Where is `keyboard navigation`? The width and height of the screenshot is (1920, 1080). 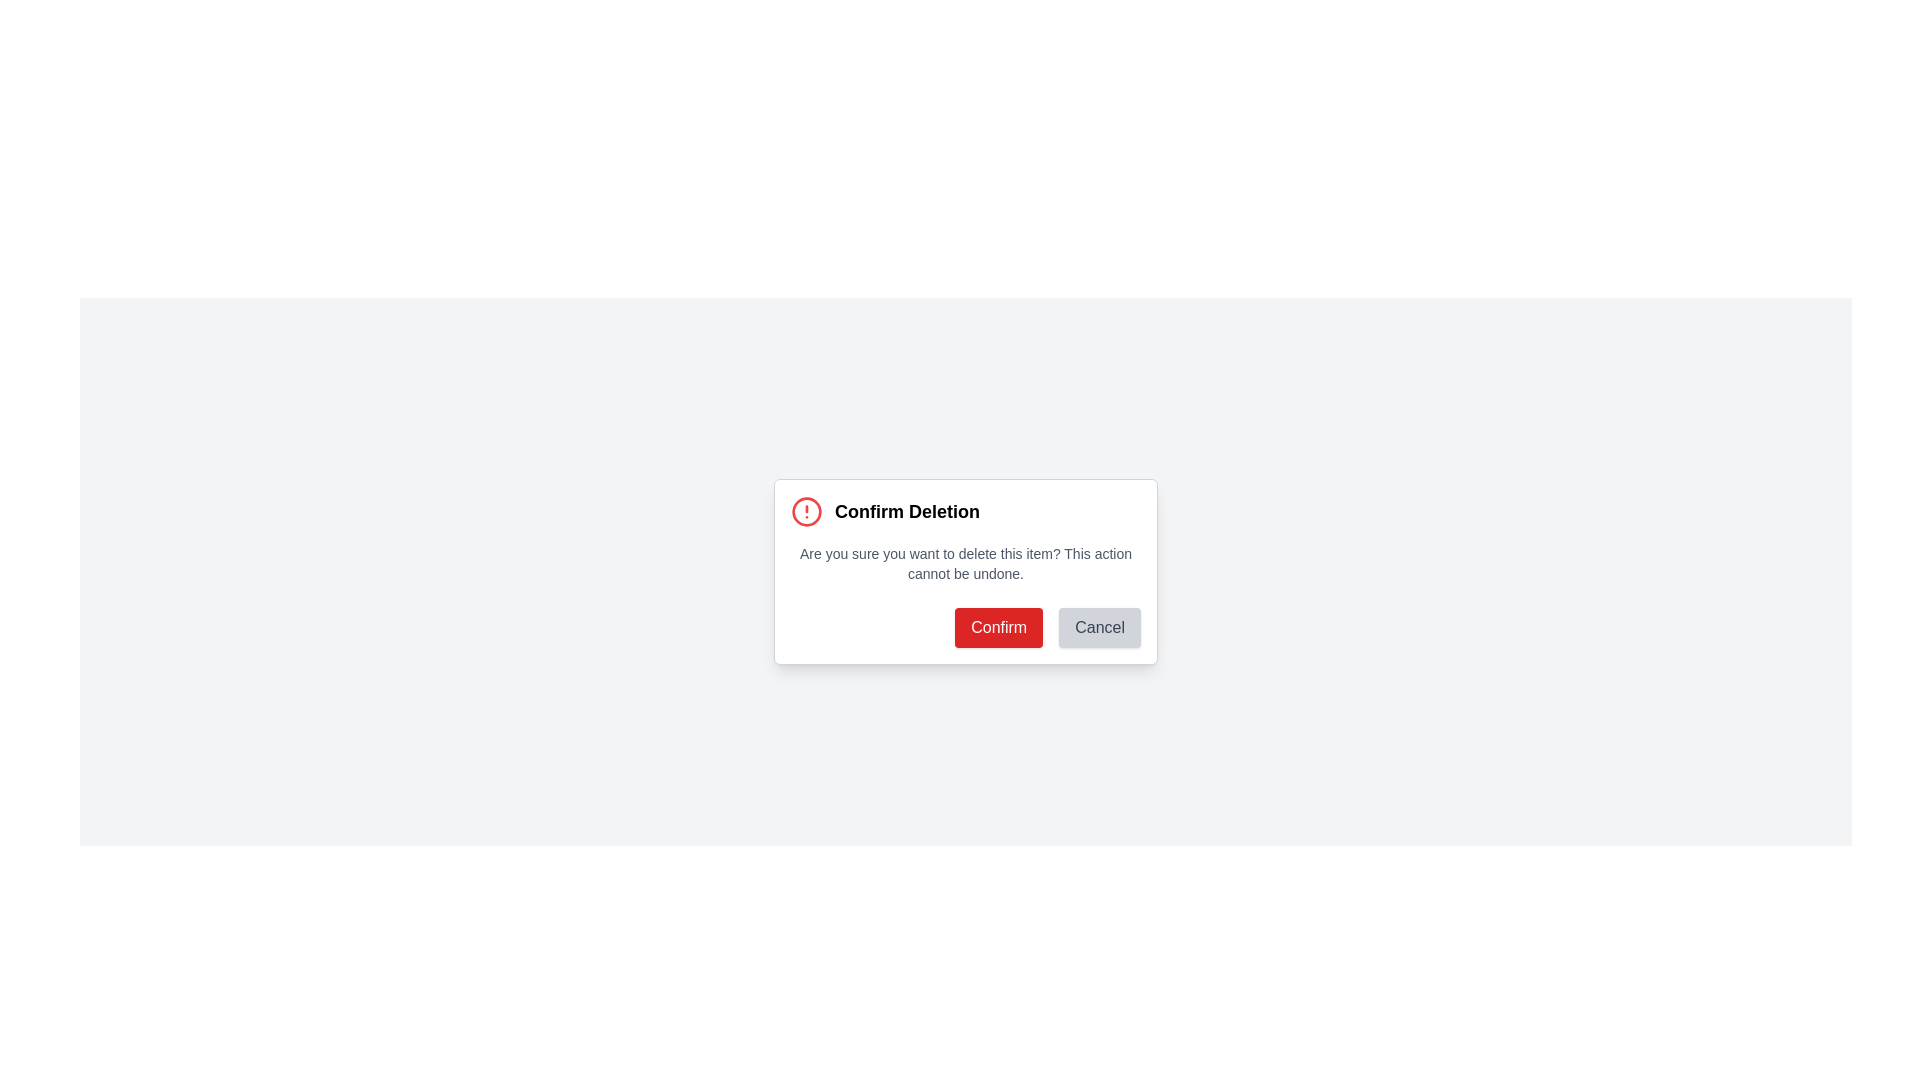
keyboard navigation is located at coordinates (965, 627).